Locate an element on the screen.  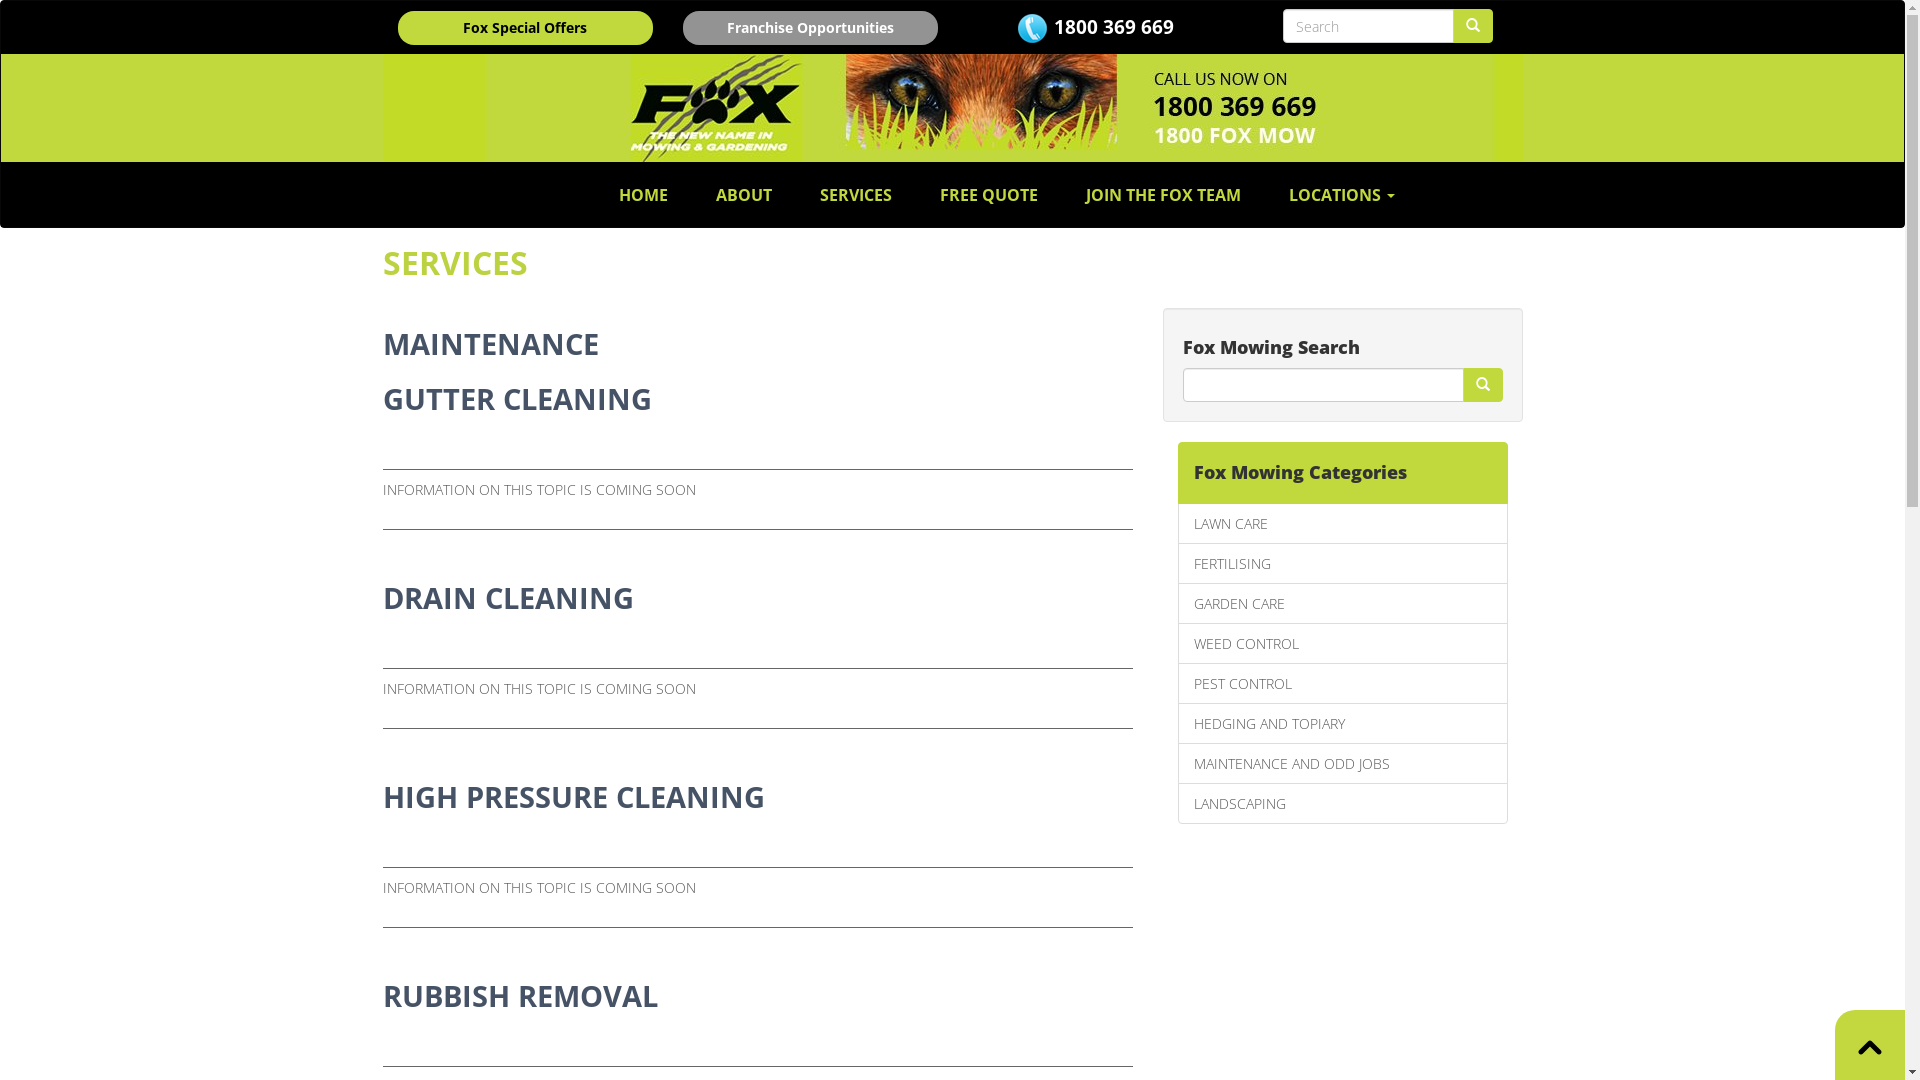
'HOME' is located at coordinates (643, 195).